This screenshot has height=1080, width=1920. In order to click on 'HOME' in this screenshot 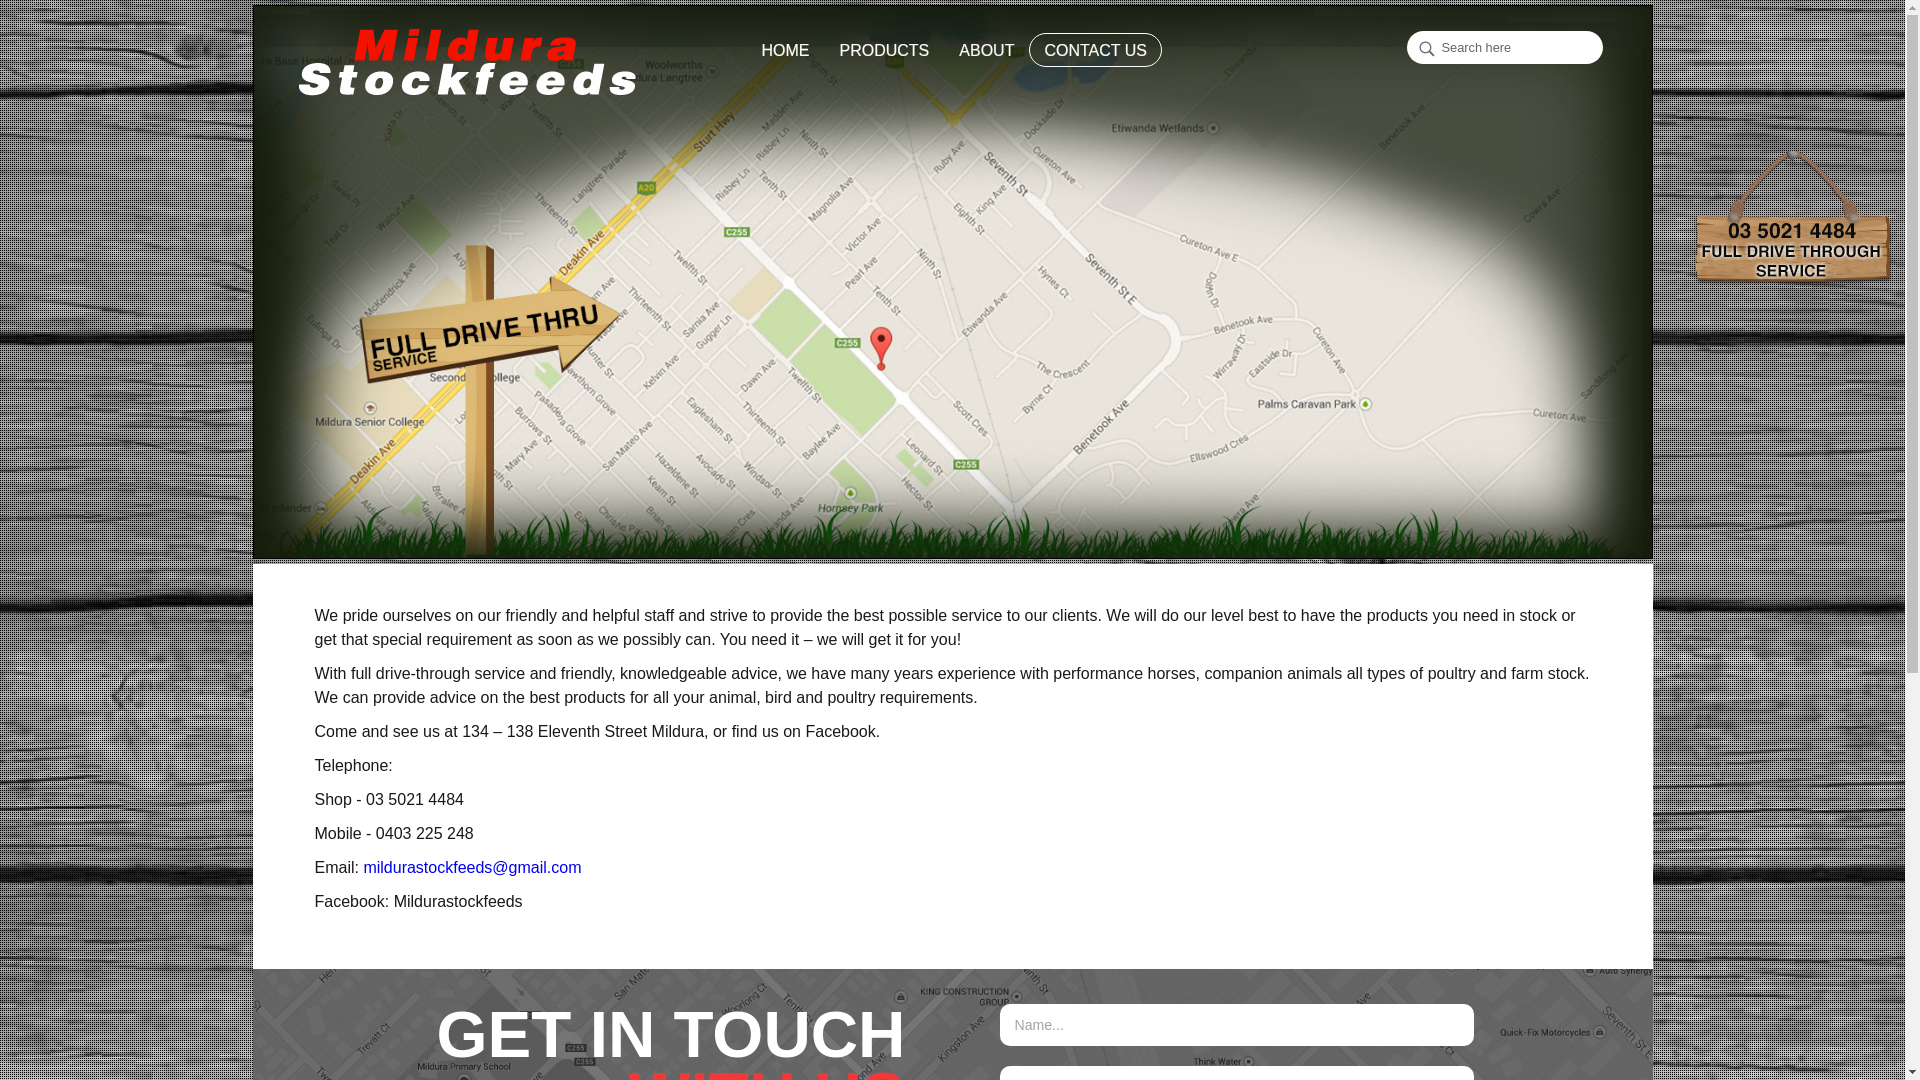, I will do `click(761, 49)`.